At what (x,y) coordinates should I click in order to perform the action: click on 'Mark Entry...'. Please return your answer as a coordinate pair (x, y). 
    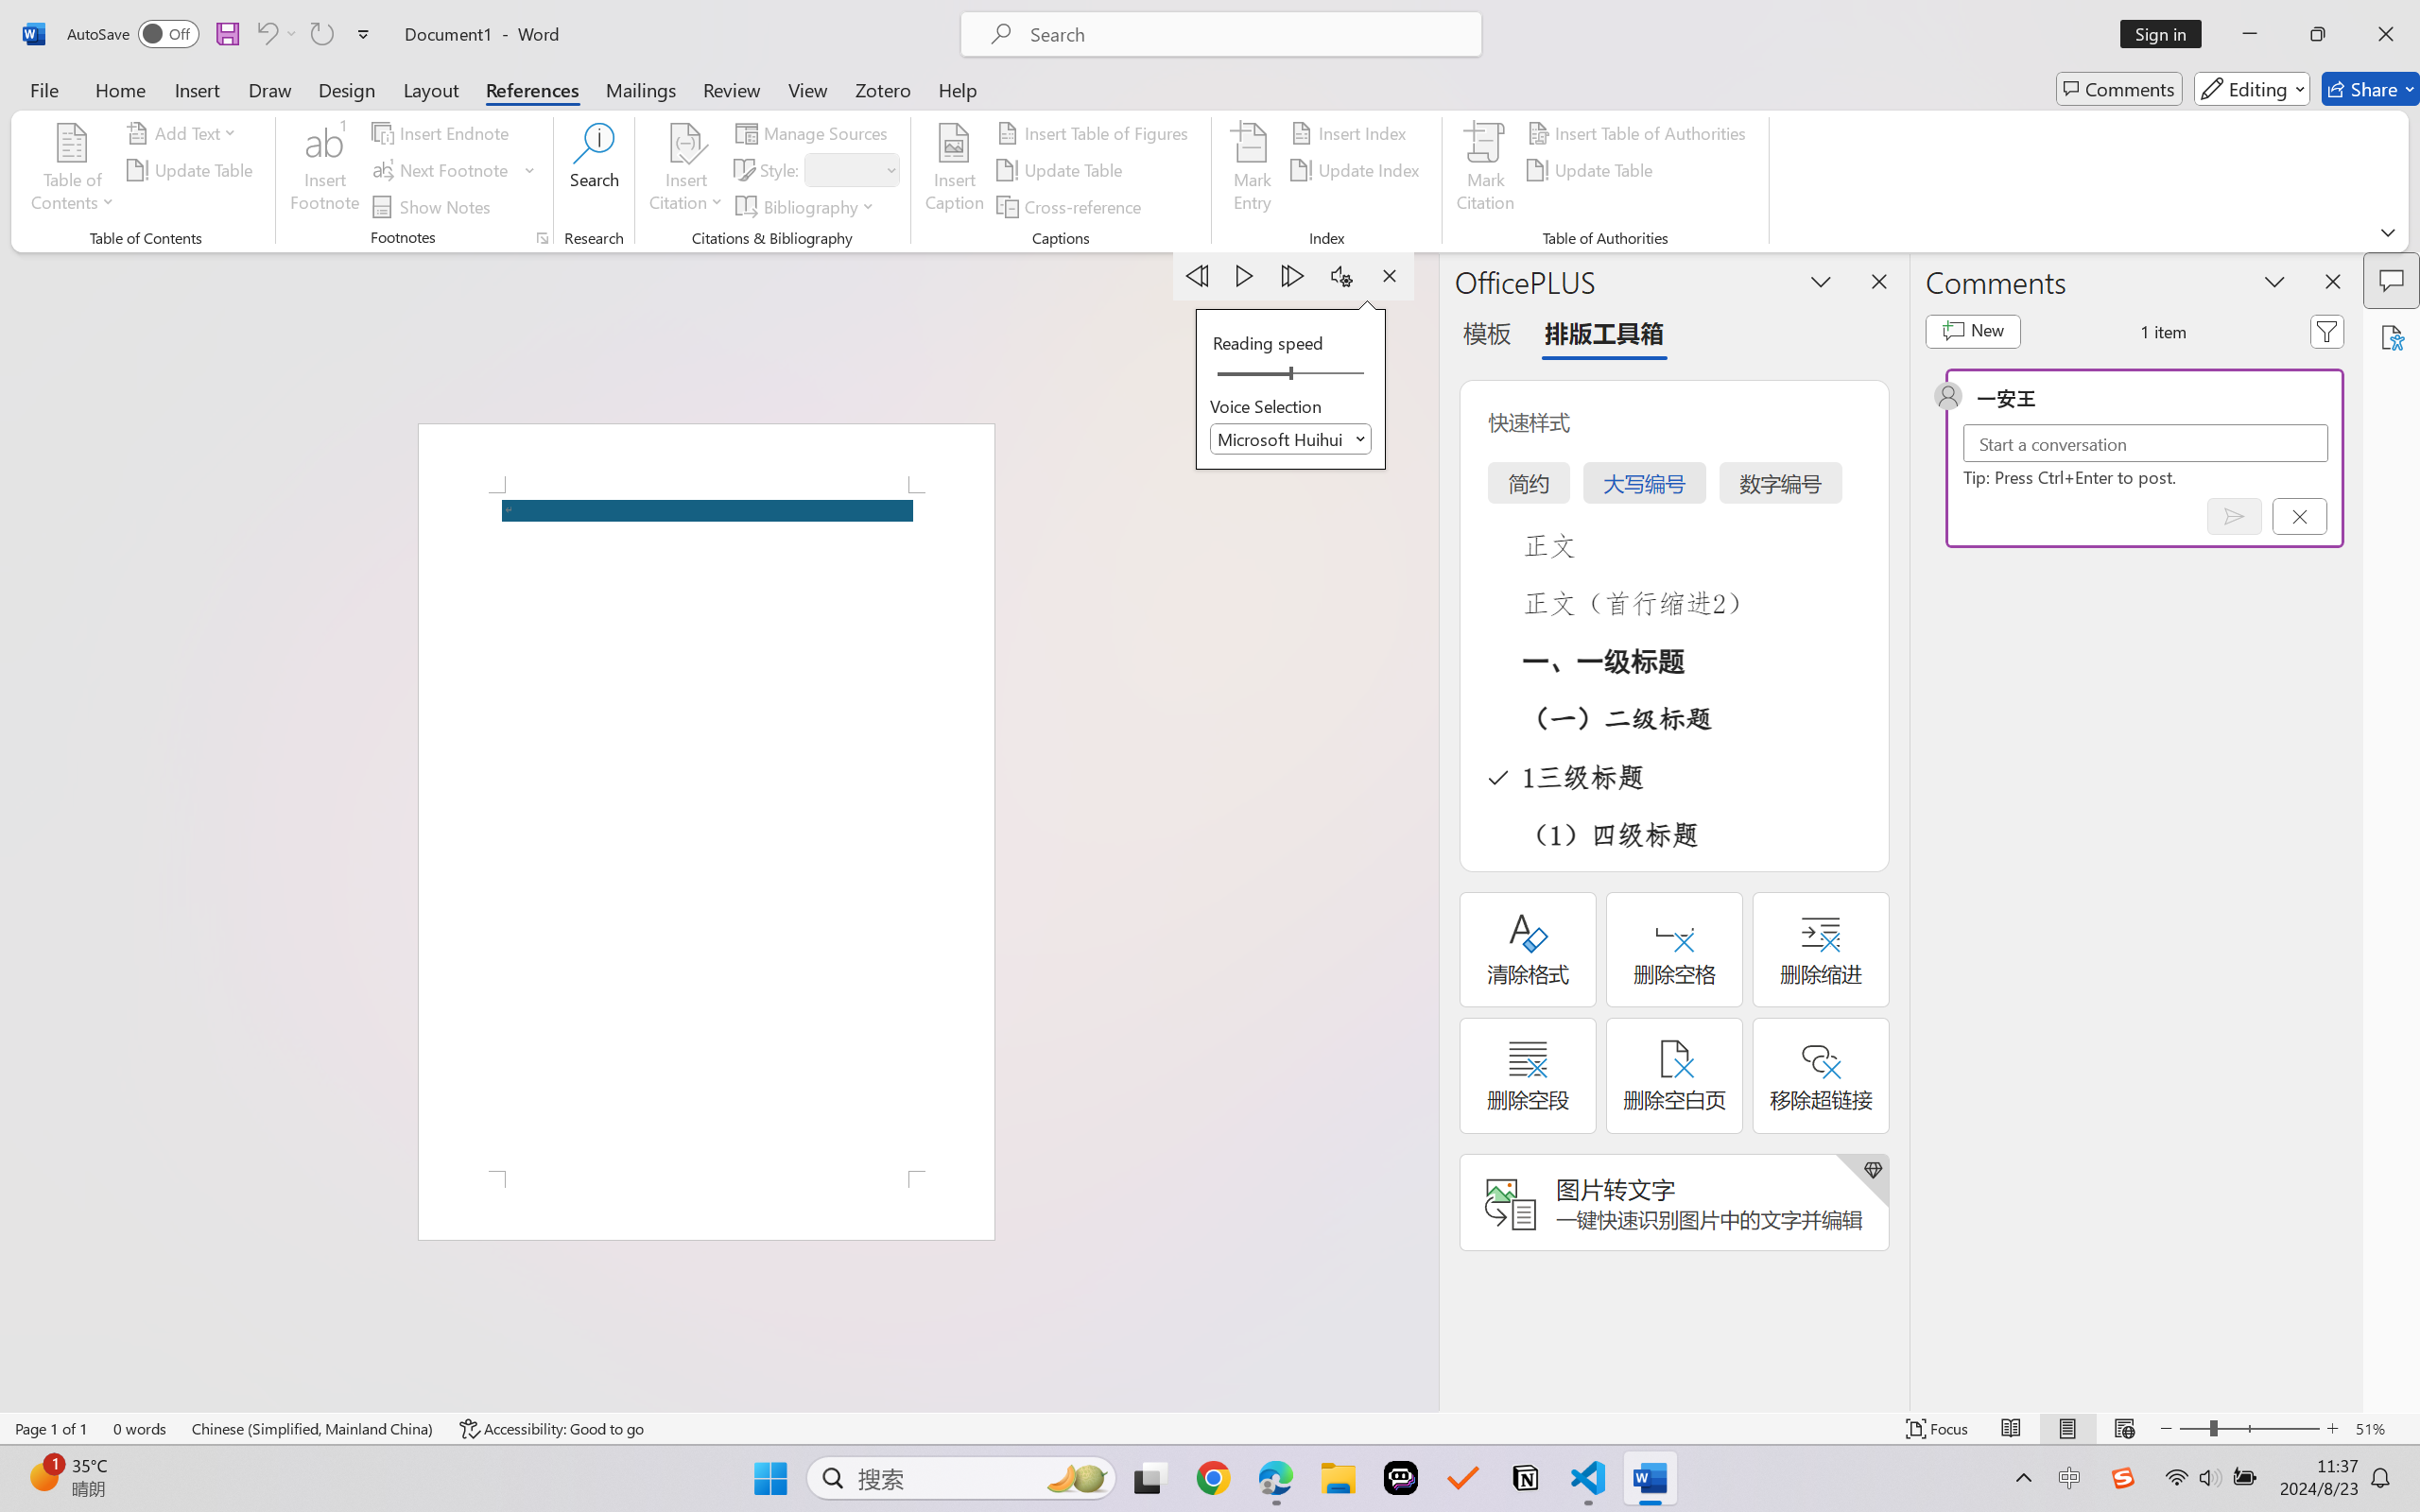
    Looking at the image, I should click on (1252, 170).